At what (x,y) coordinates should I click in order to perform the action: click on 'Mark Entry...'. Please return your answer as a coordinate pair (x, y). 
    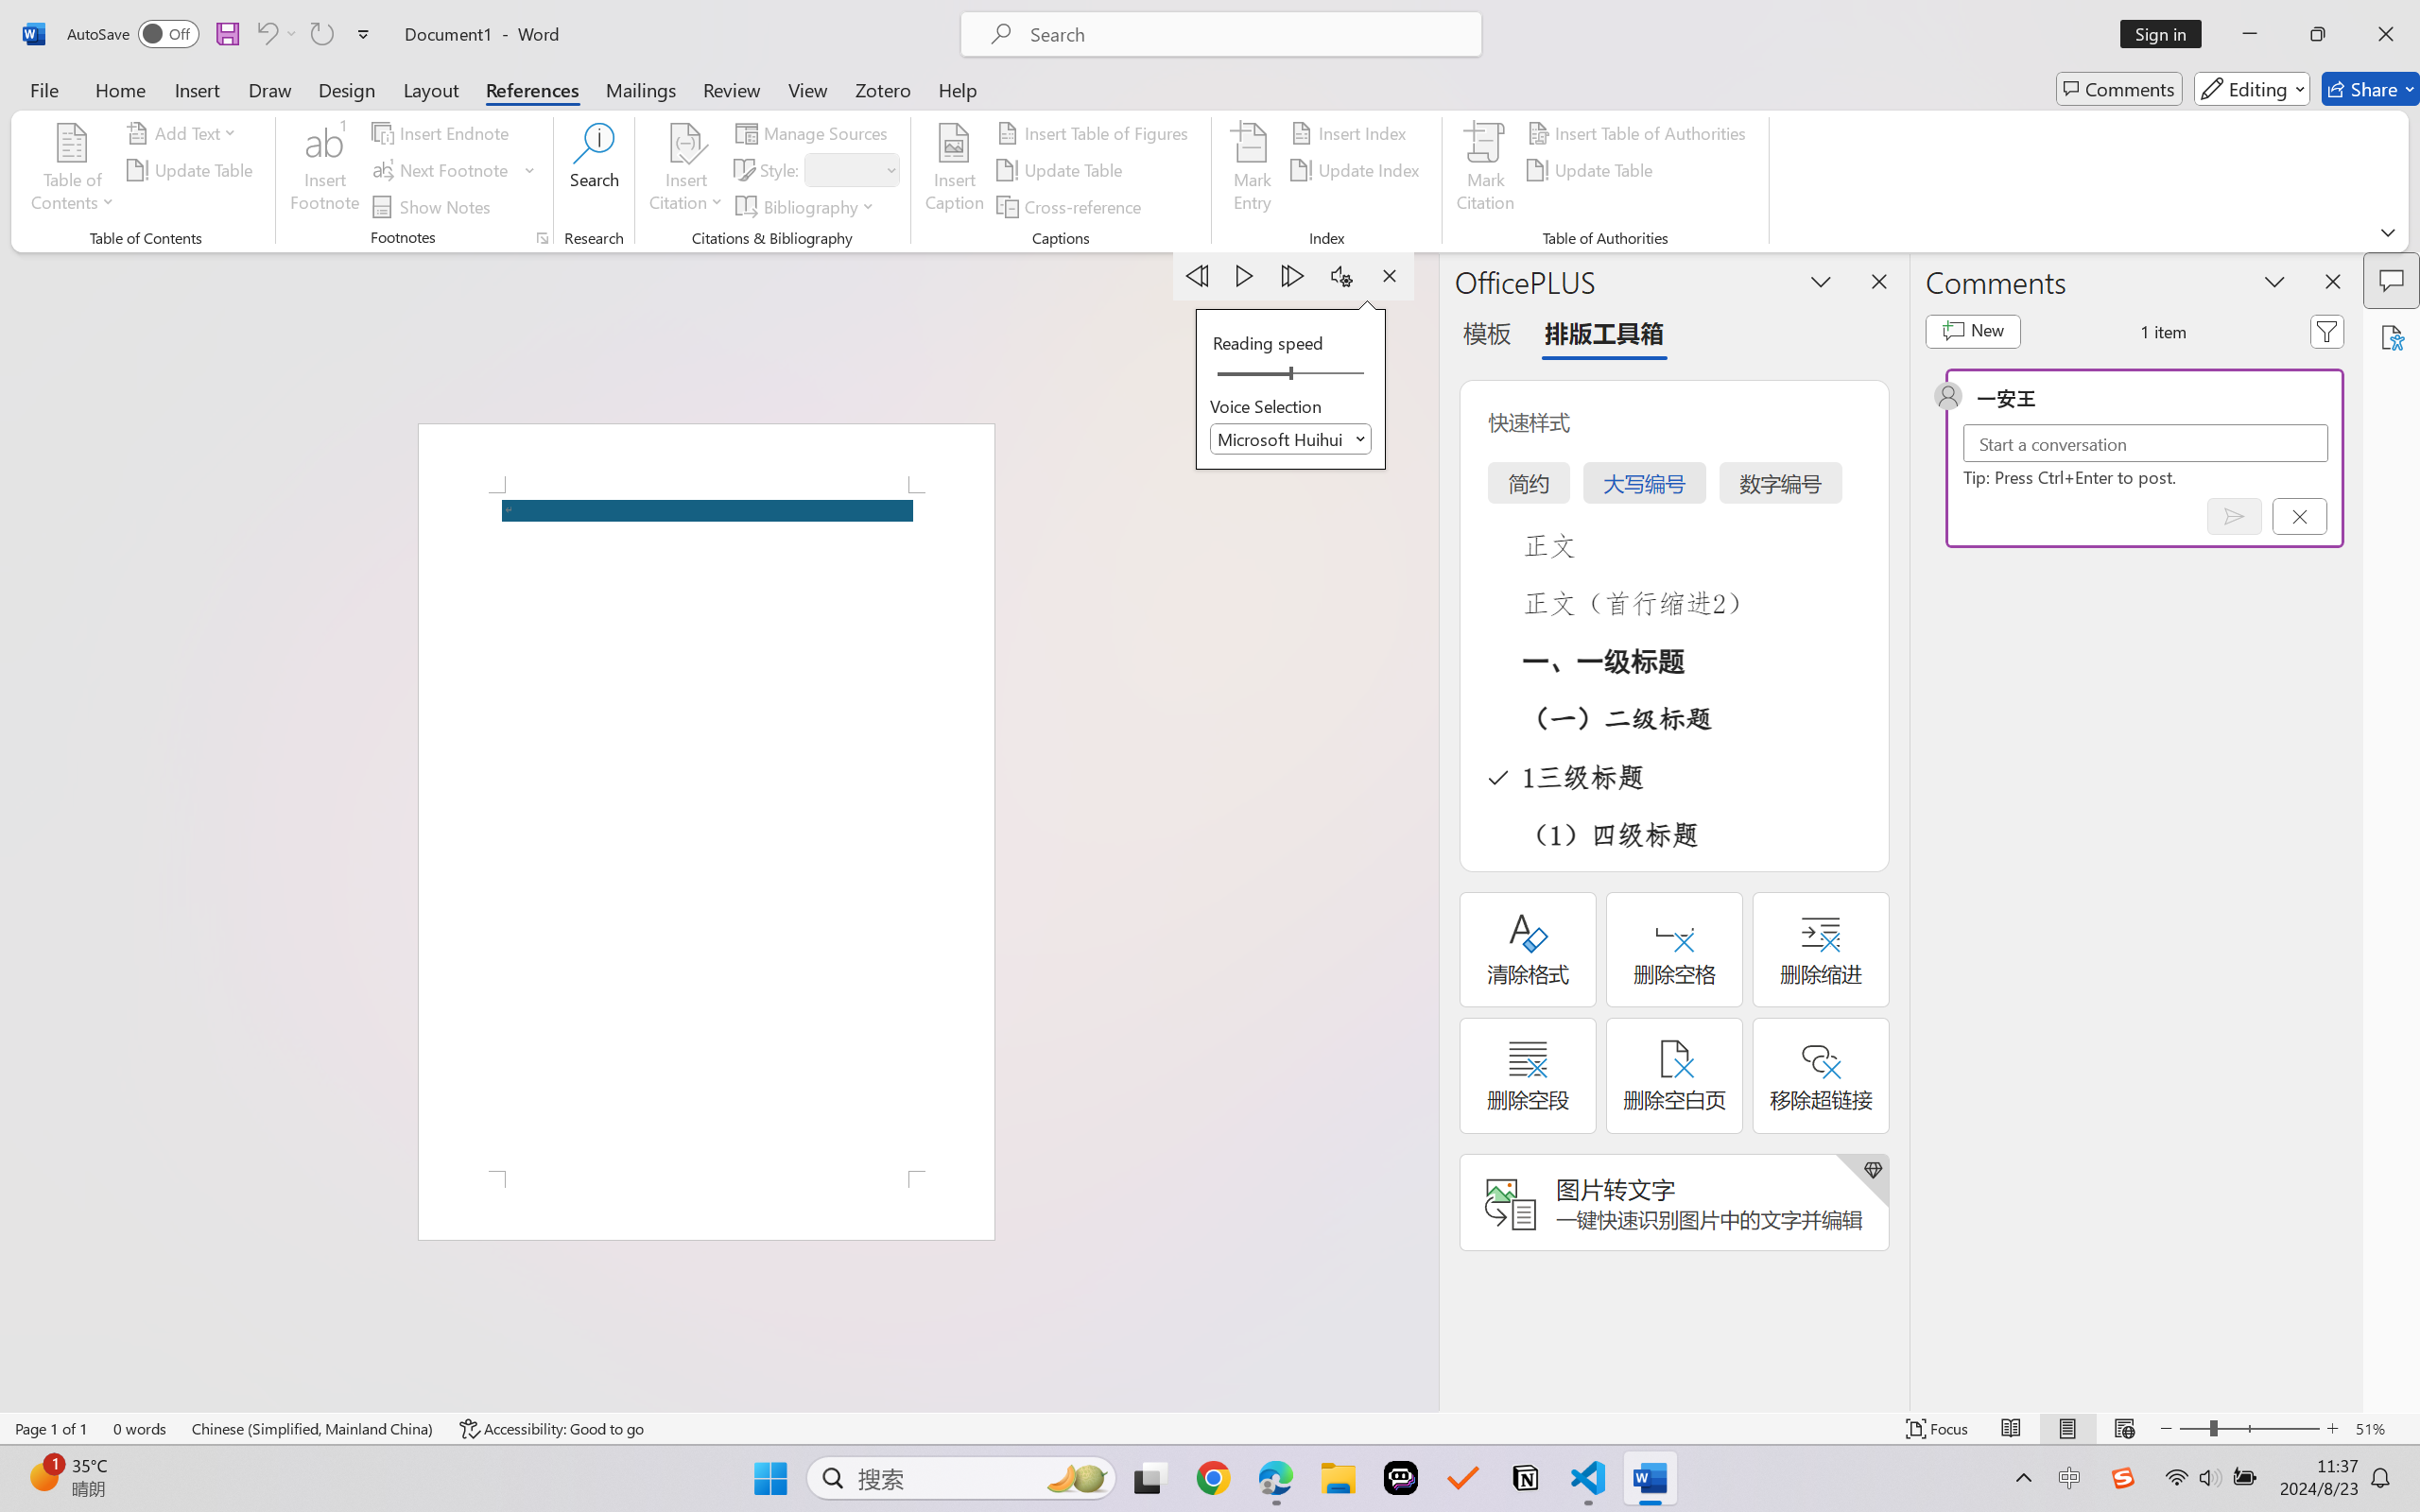
    Looking at the image, I should click on (1252, 170).